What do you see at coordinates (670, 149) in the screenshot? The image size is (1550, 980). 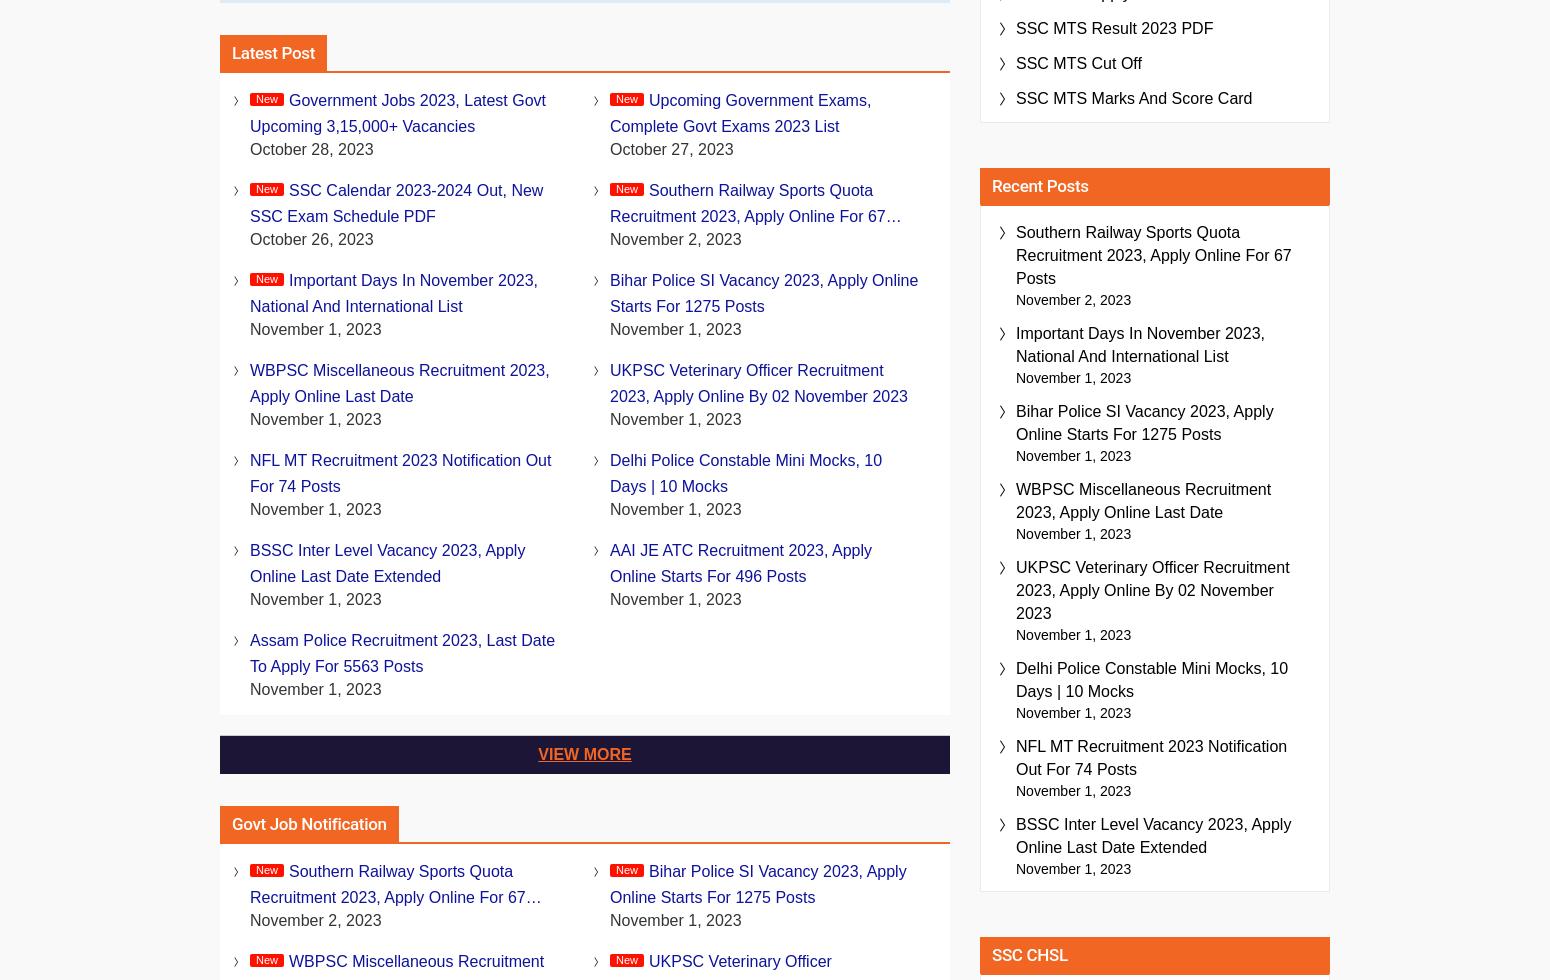 I see `'October 27, 2023'` at bounding box center [670, 149].